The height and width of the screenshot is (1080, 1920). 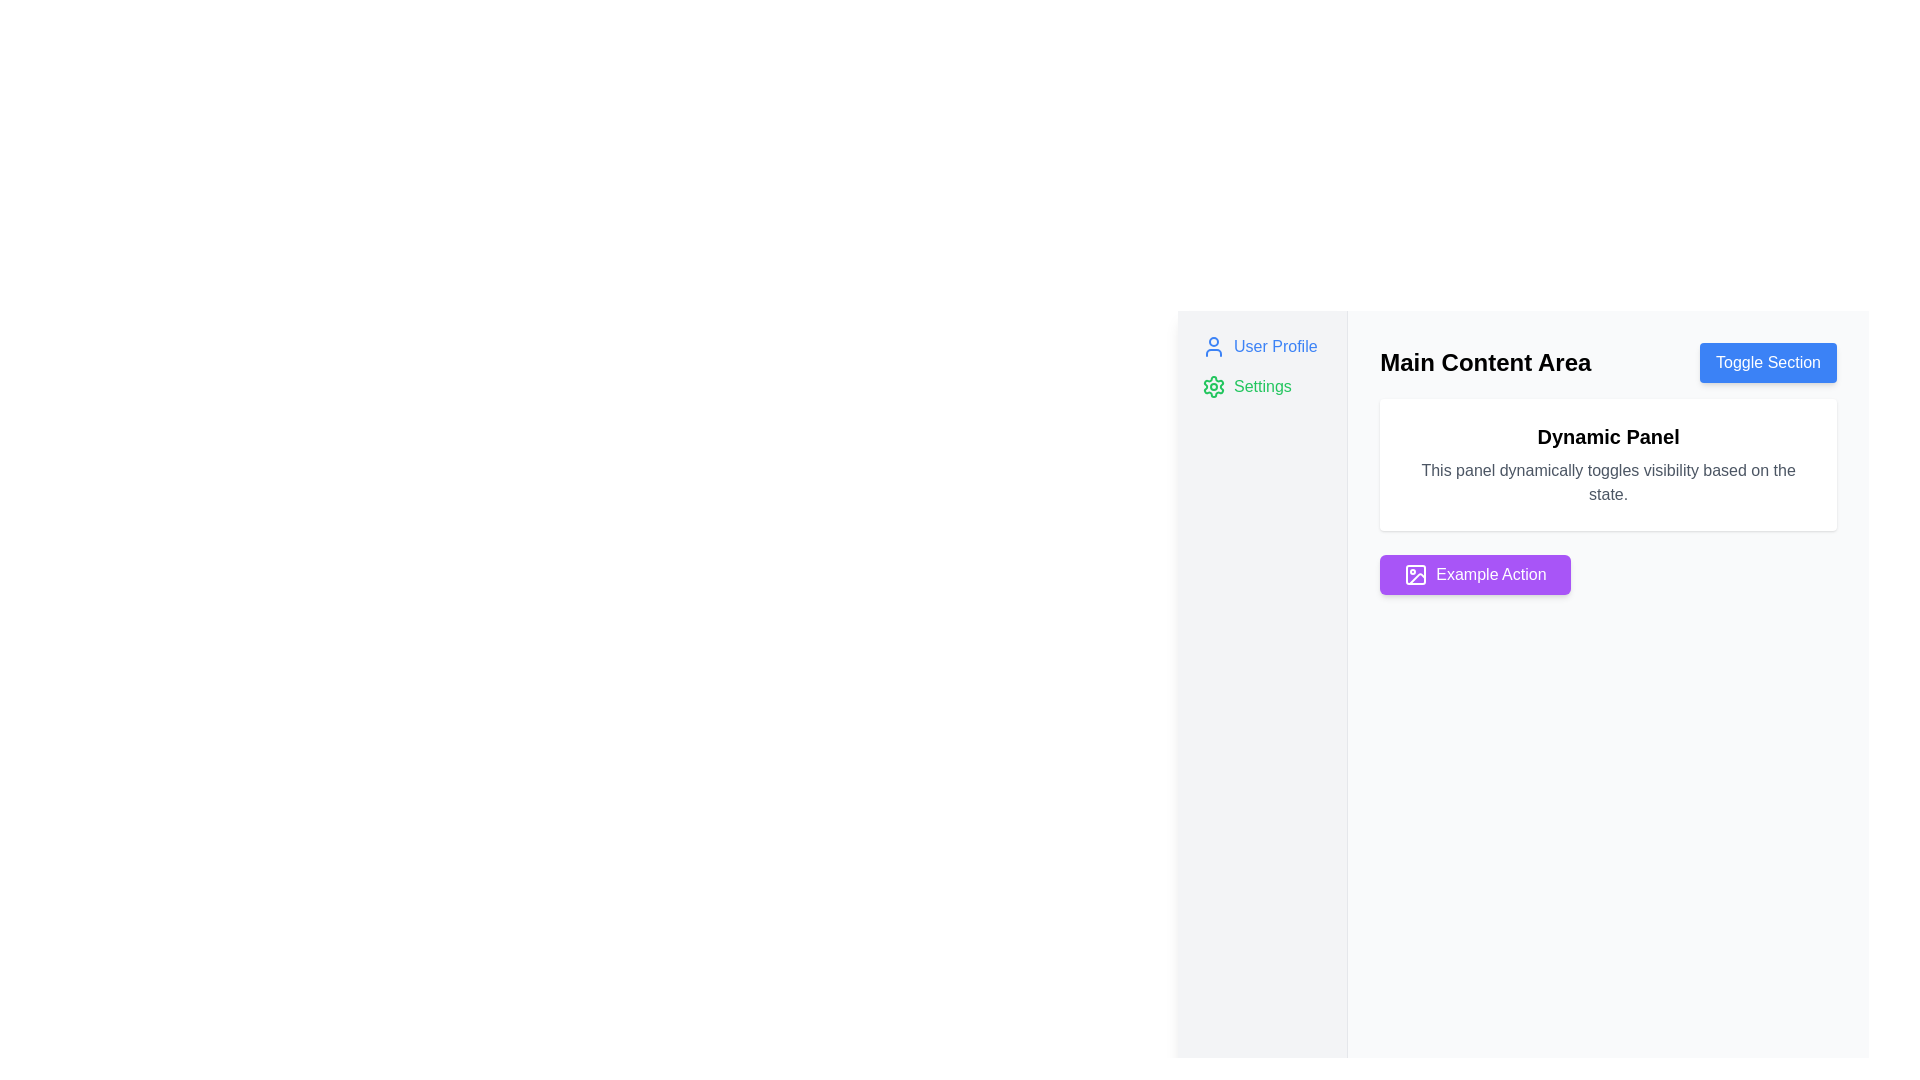 What do you see at coordinates (1261, 386) in the screenshot?
I see `the 'Settings' button with a green gear icon located below the 'User Profile' element` at bounding box center [1261, 386].